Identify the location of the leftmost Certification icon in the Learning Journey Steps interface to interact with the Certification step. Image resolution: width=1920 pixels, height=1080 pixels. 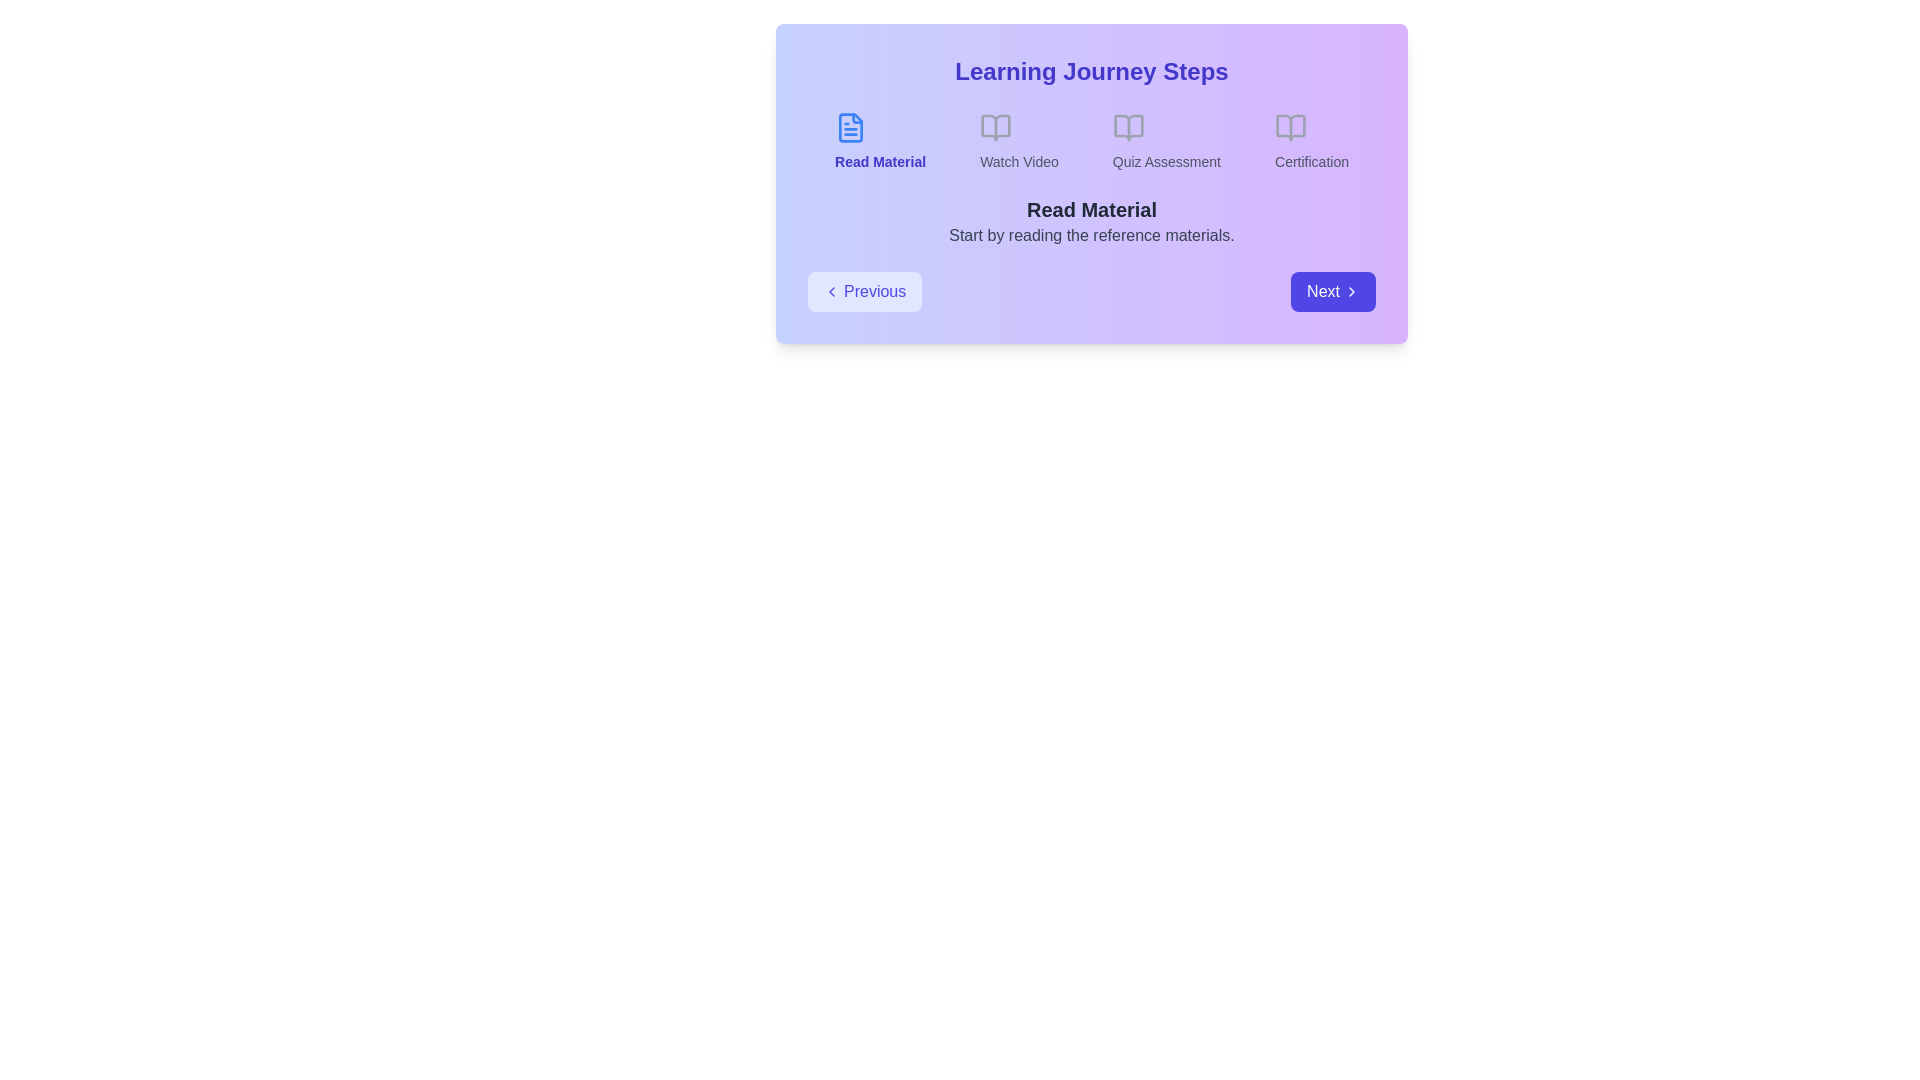
(1291, 127).